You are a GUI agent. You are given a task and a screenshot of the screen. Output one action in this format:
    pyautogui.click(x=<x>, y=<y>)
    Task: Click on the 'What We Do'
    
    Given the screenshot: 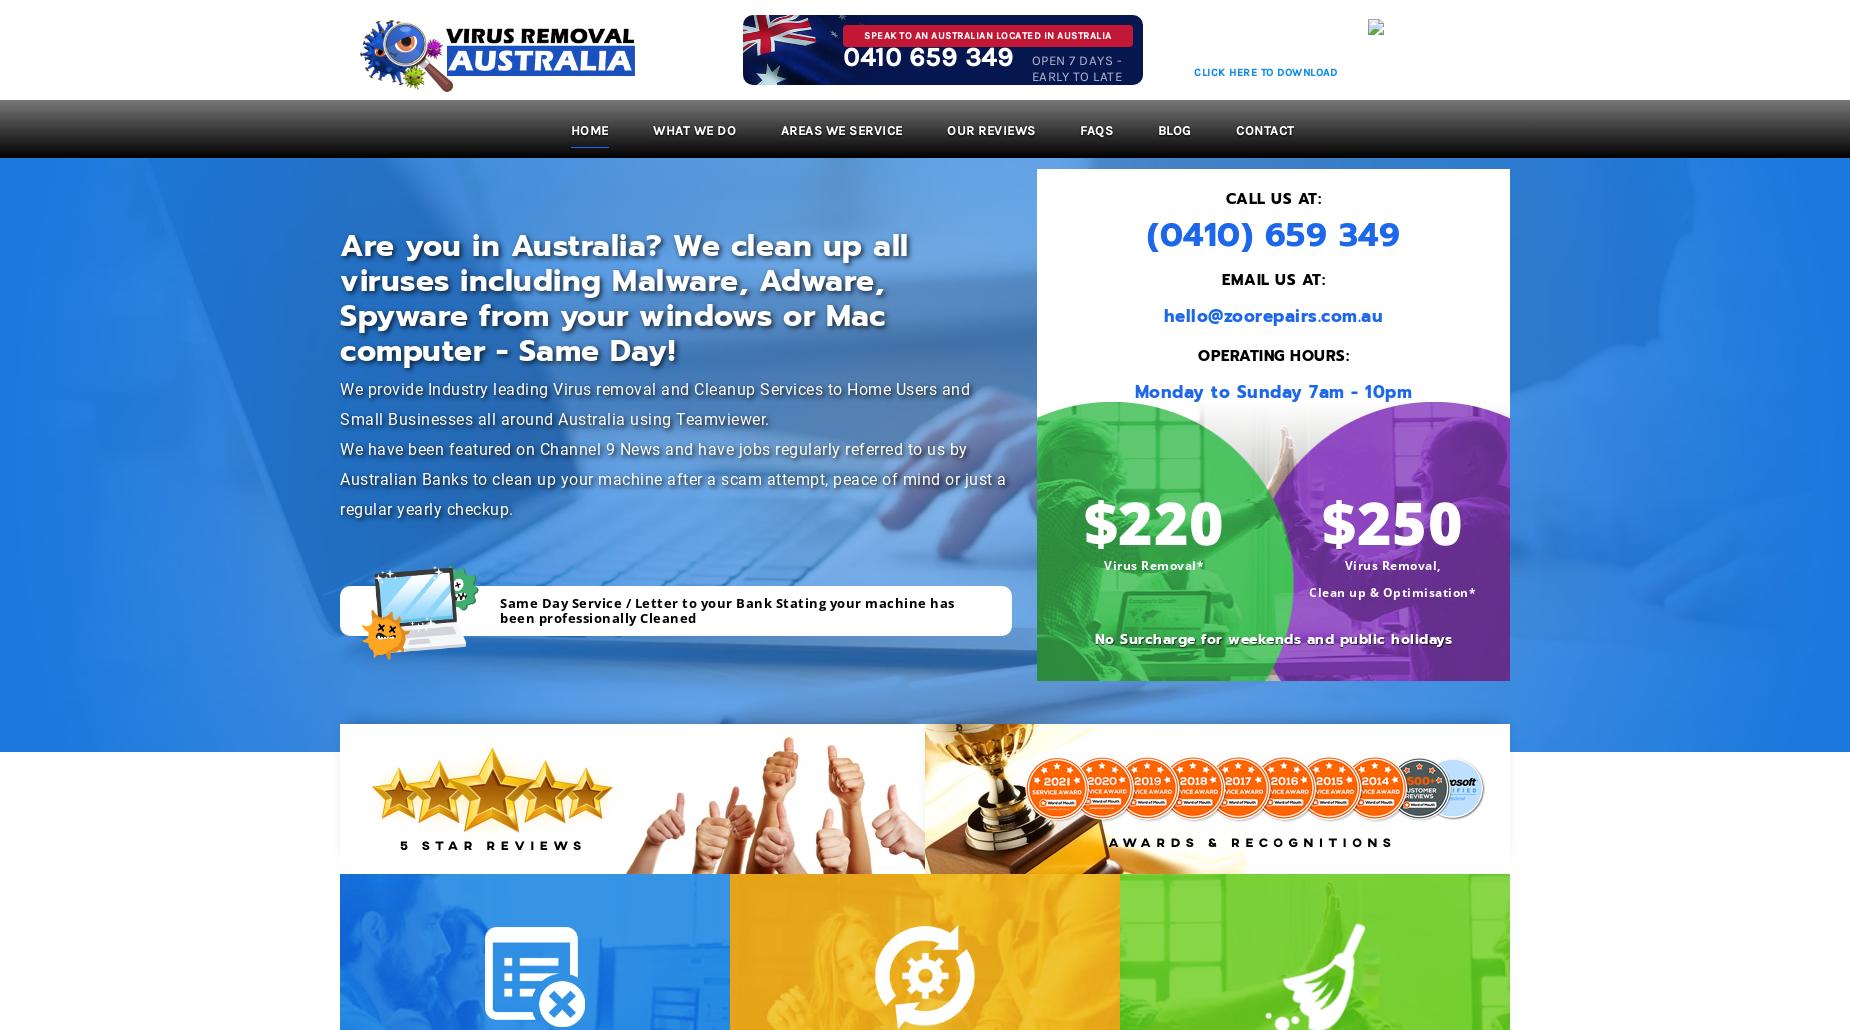 What is the action you would take?
    pyautogui.click(x=653, y=129)
    